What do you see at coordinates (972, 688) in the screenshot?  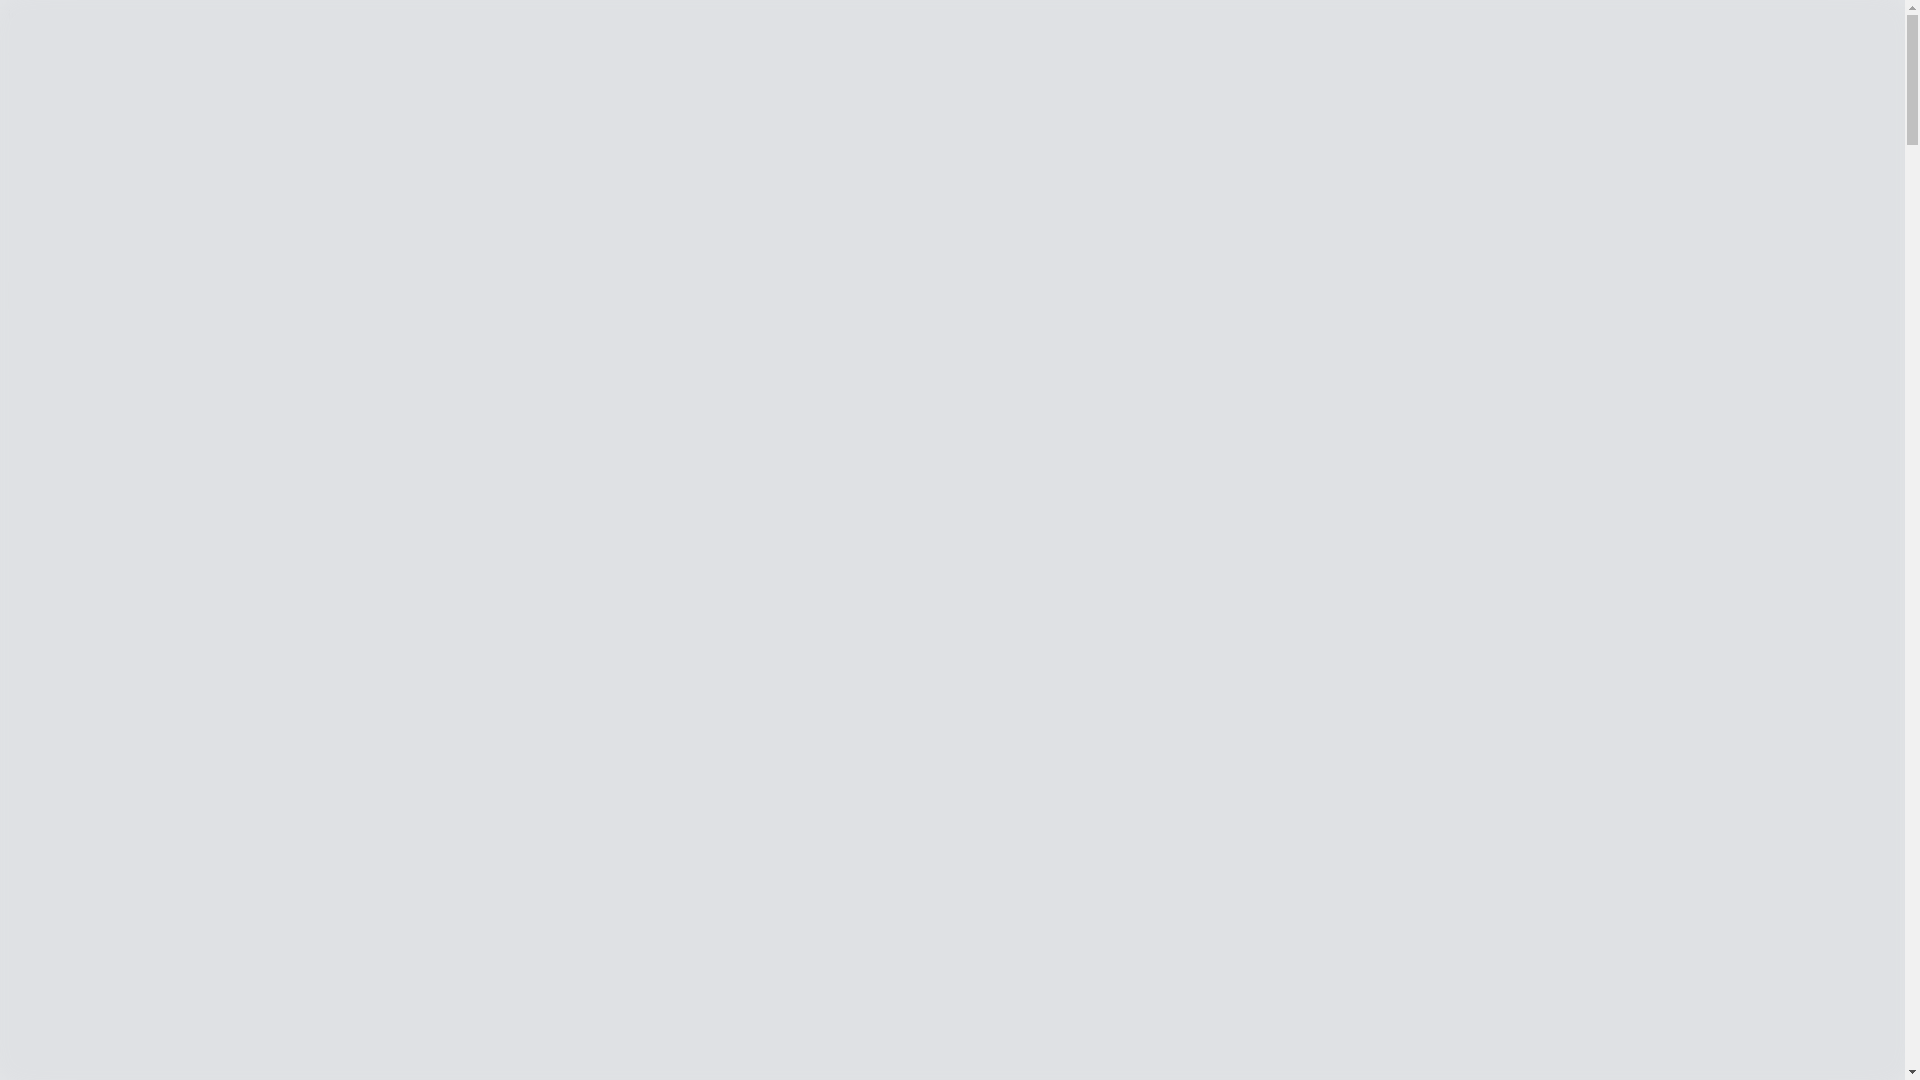 I see `'Book a Tasting'` at bounding box center [972, 688].